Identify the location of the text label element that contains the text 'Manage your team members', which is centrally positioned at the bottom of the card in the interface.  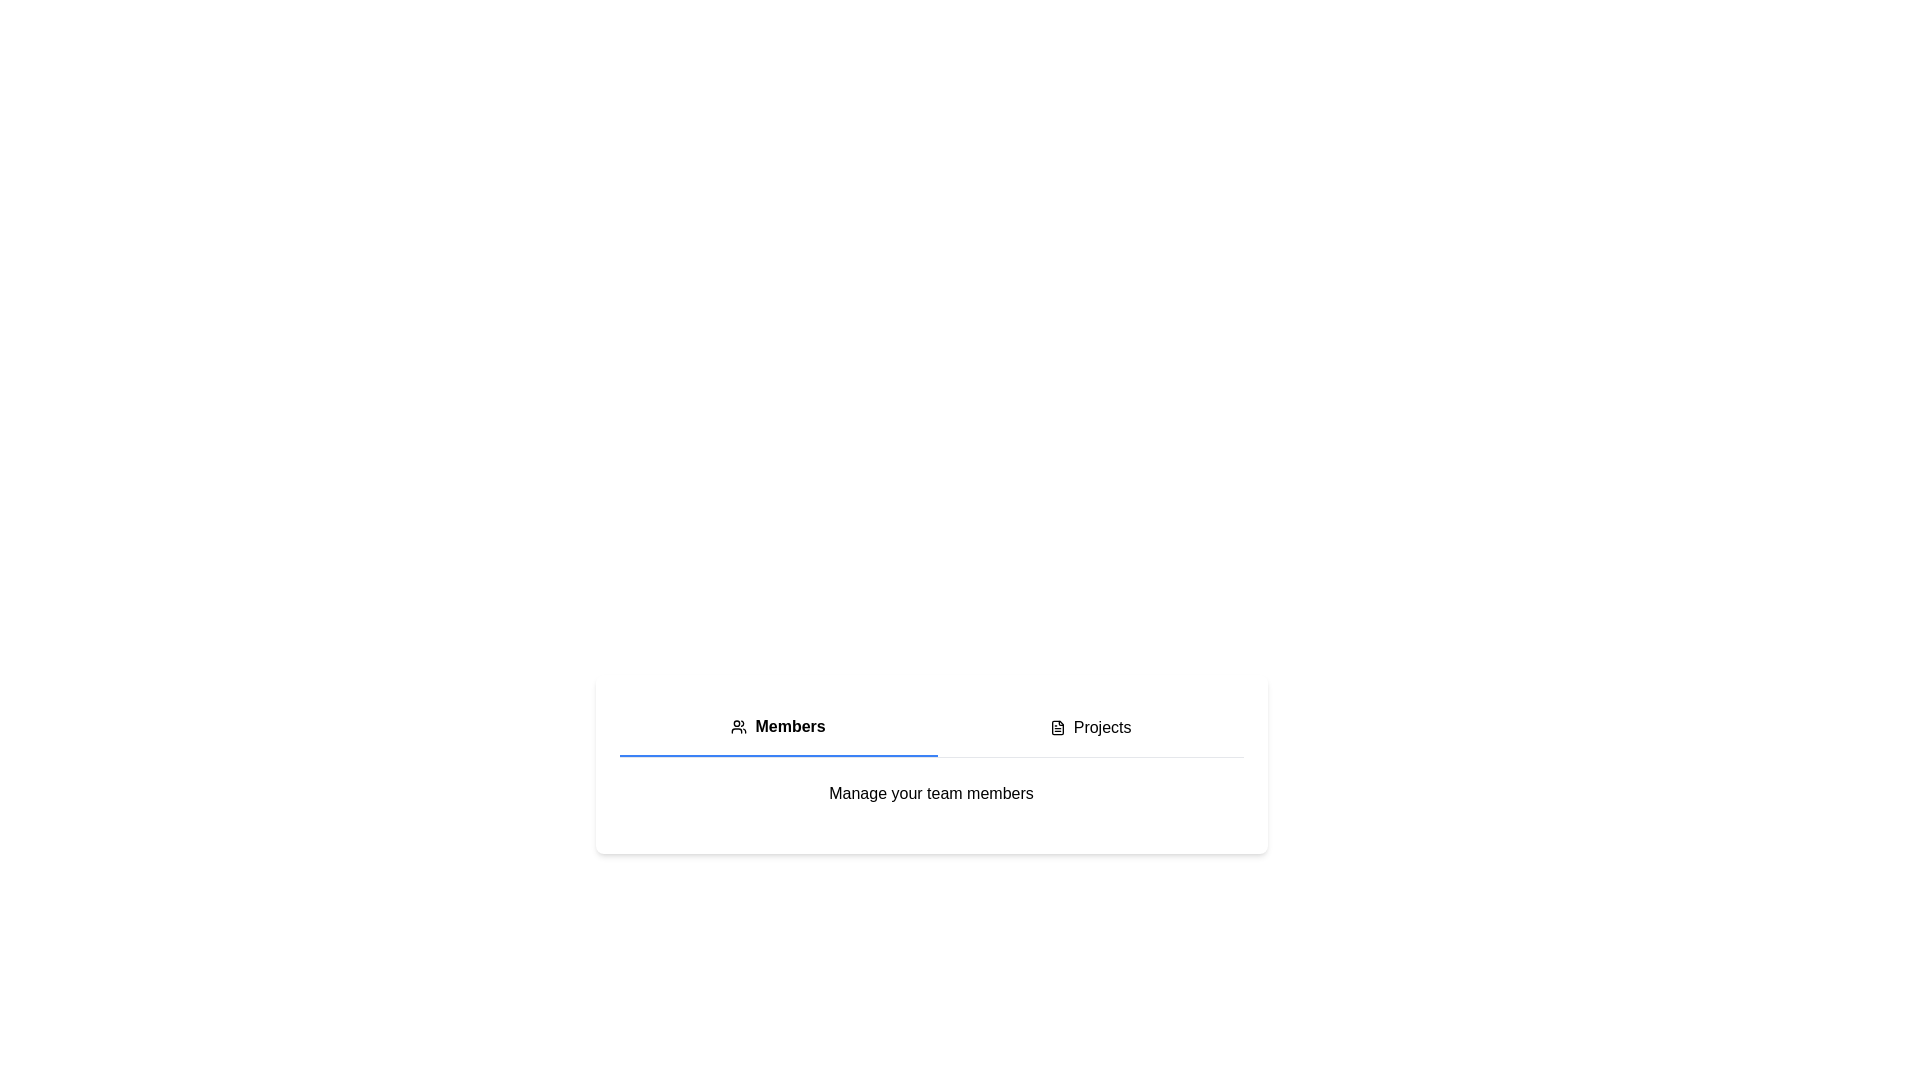
(930, 793).